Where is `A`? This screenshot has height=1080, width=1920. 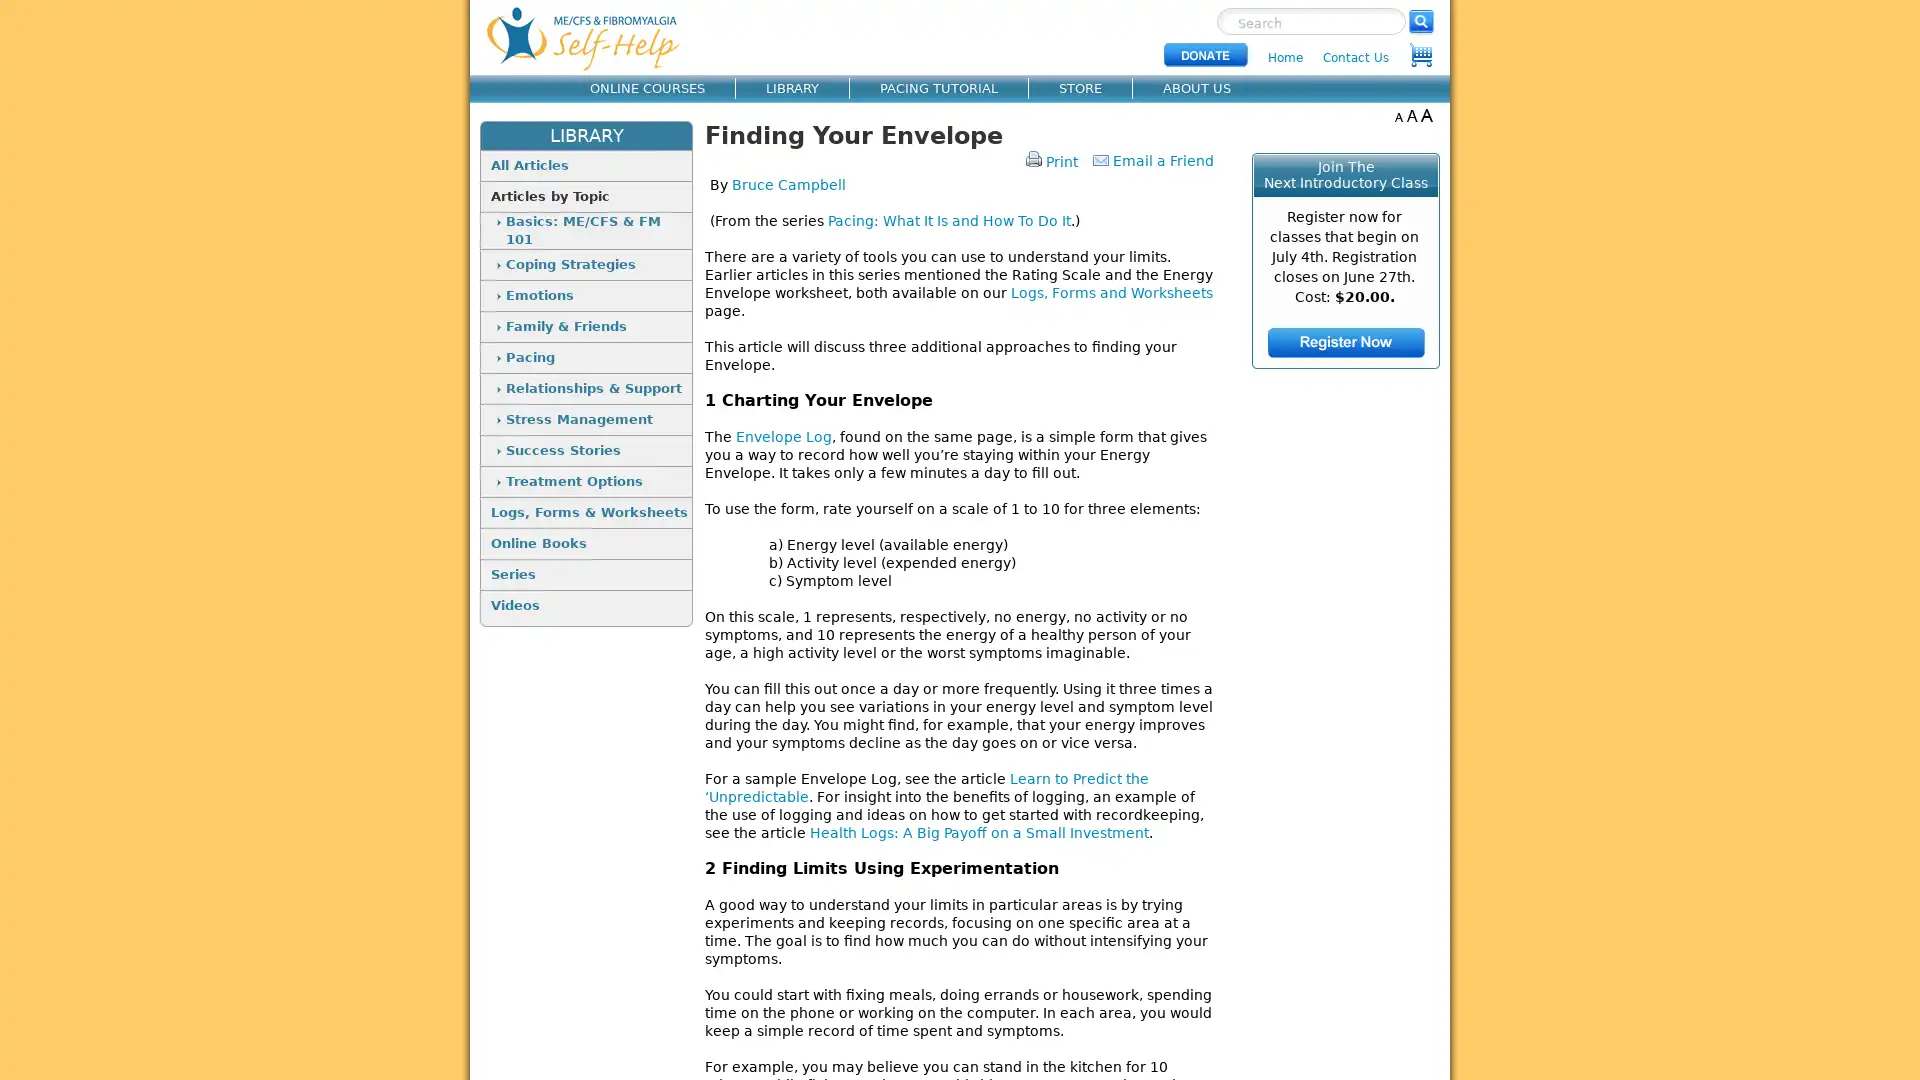
A is located at coordinates (1397, 115).